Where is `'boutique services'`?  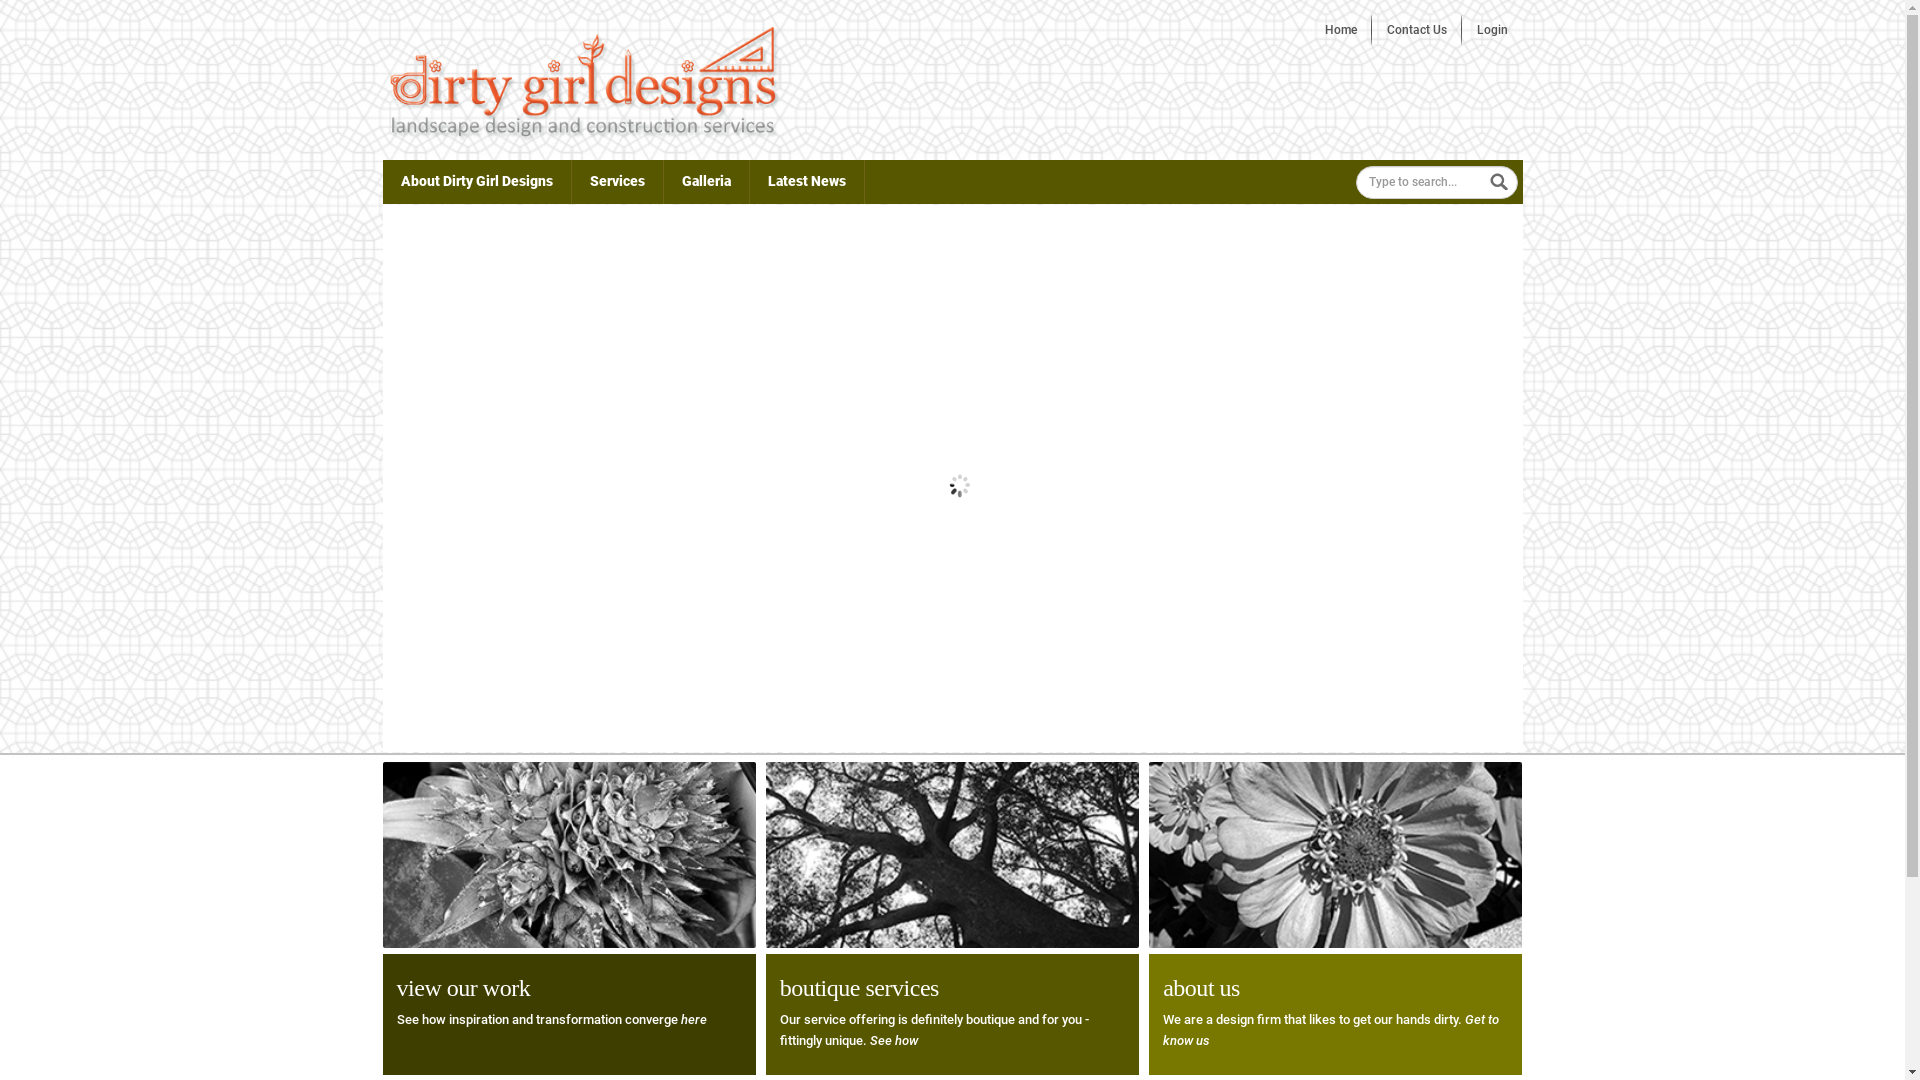 'boutique services' is located at coordinates (859, 986).